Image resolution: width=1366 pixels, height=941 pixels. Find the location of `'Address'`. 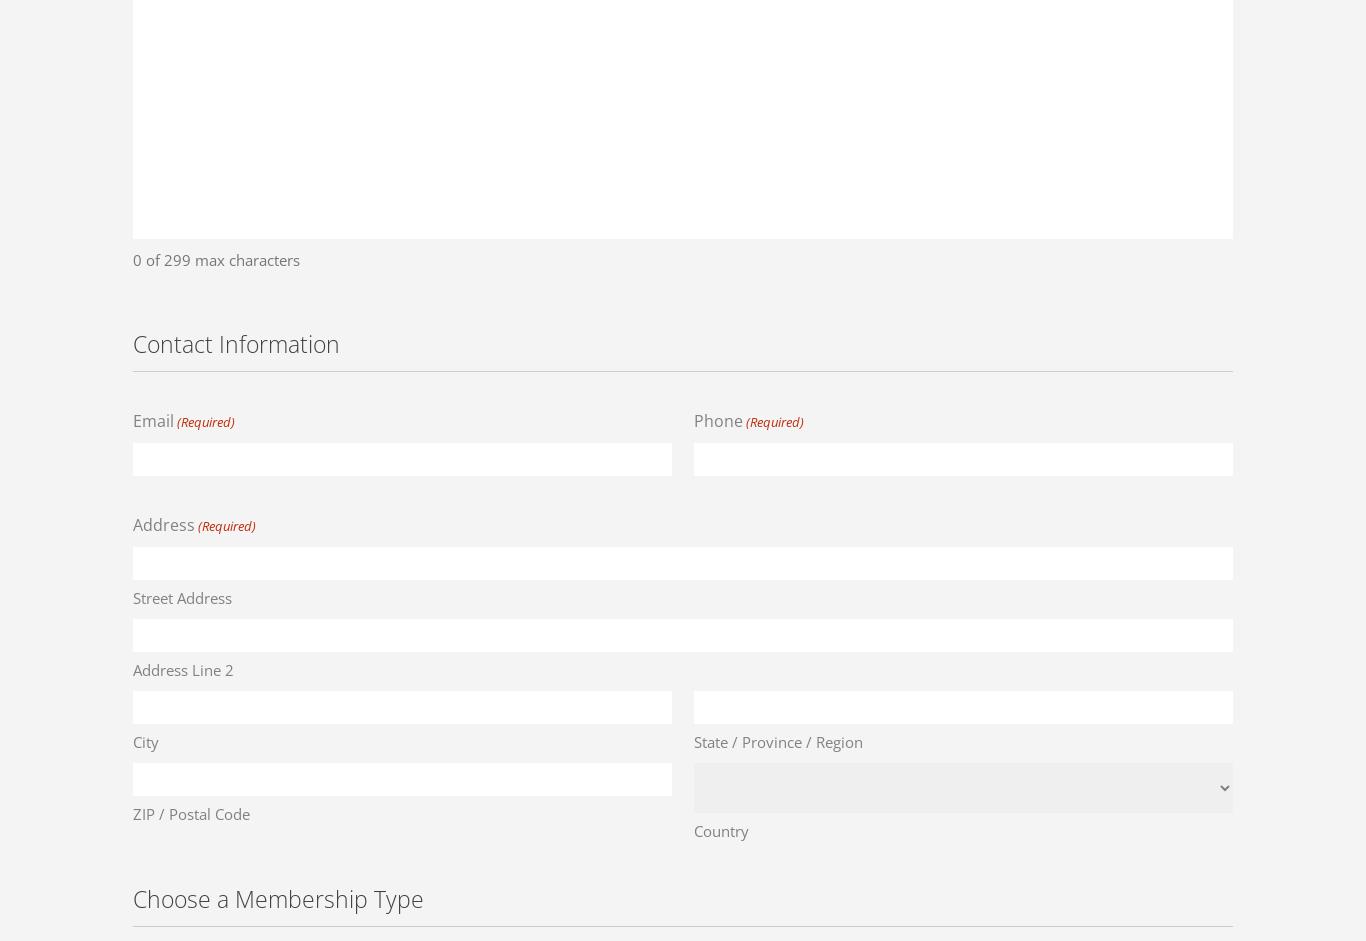

'Address' is located at coordinates (163, 524).